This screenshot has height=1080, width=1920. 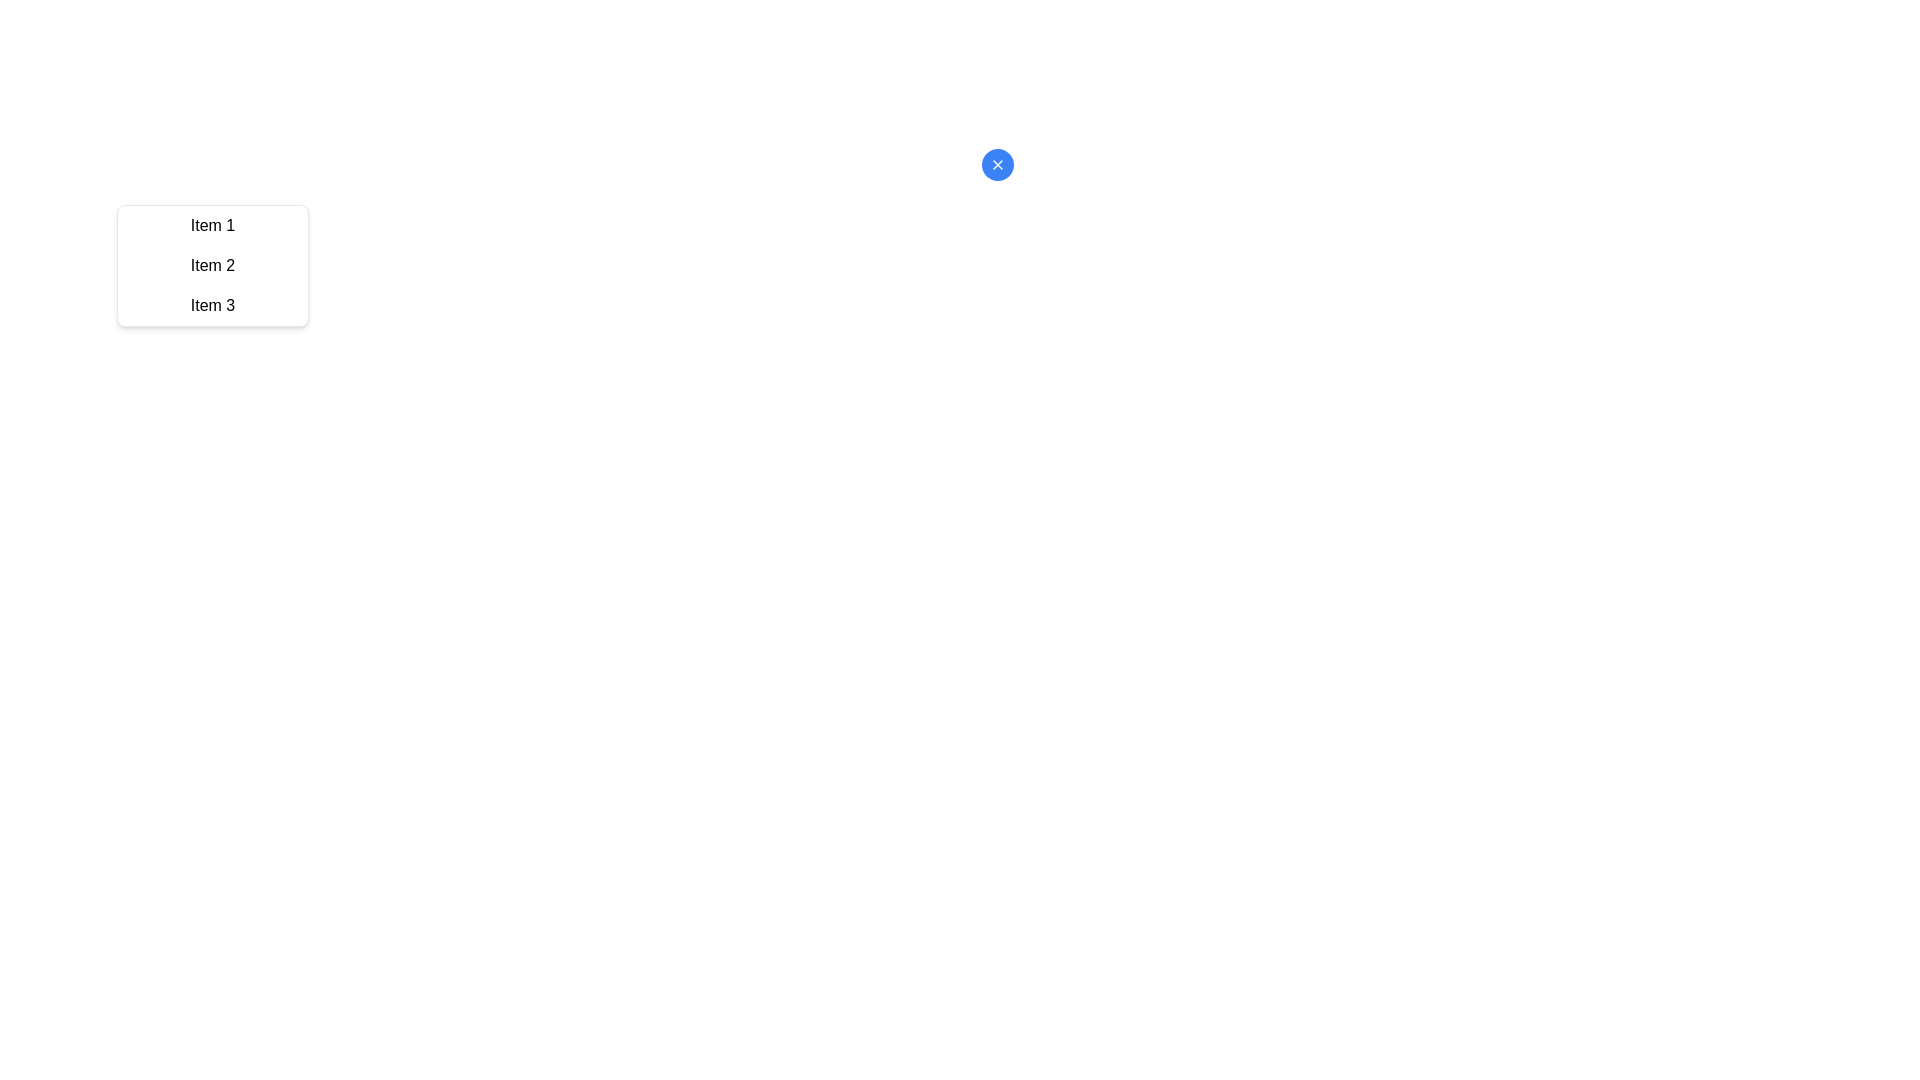 I want to click on the button labeled 'Item 2', so click(x=212, y=265).